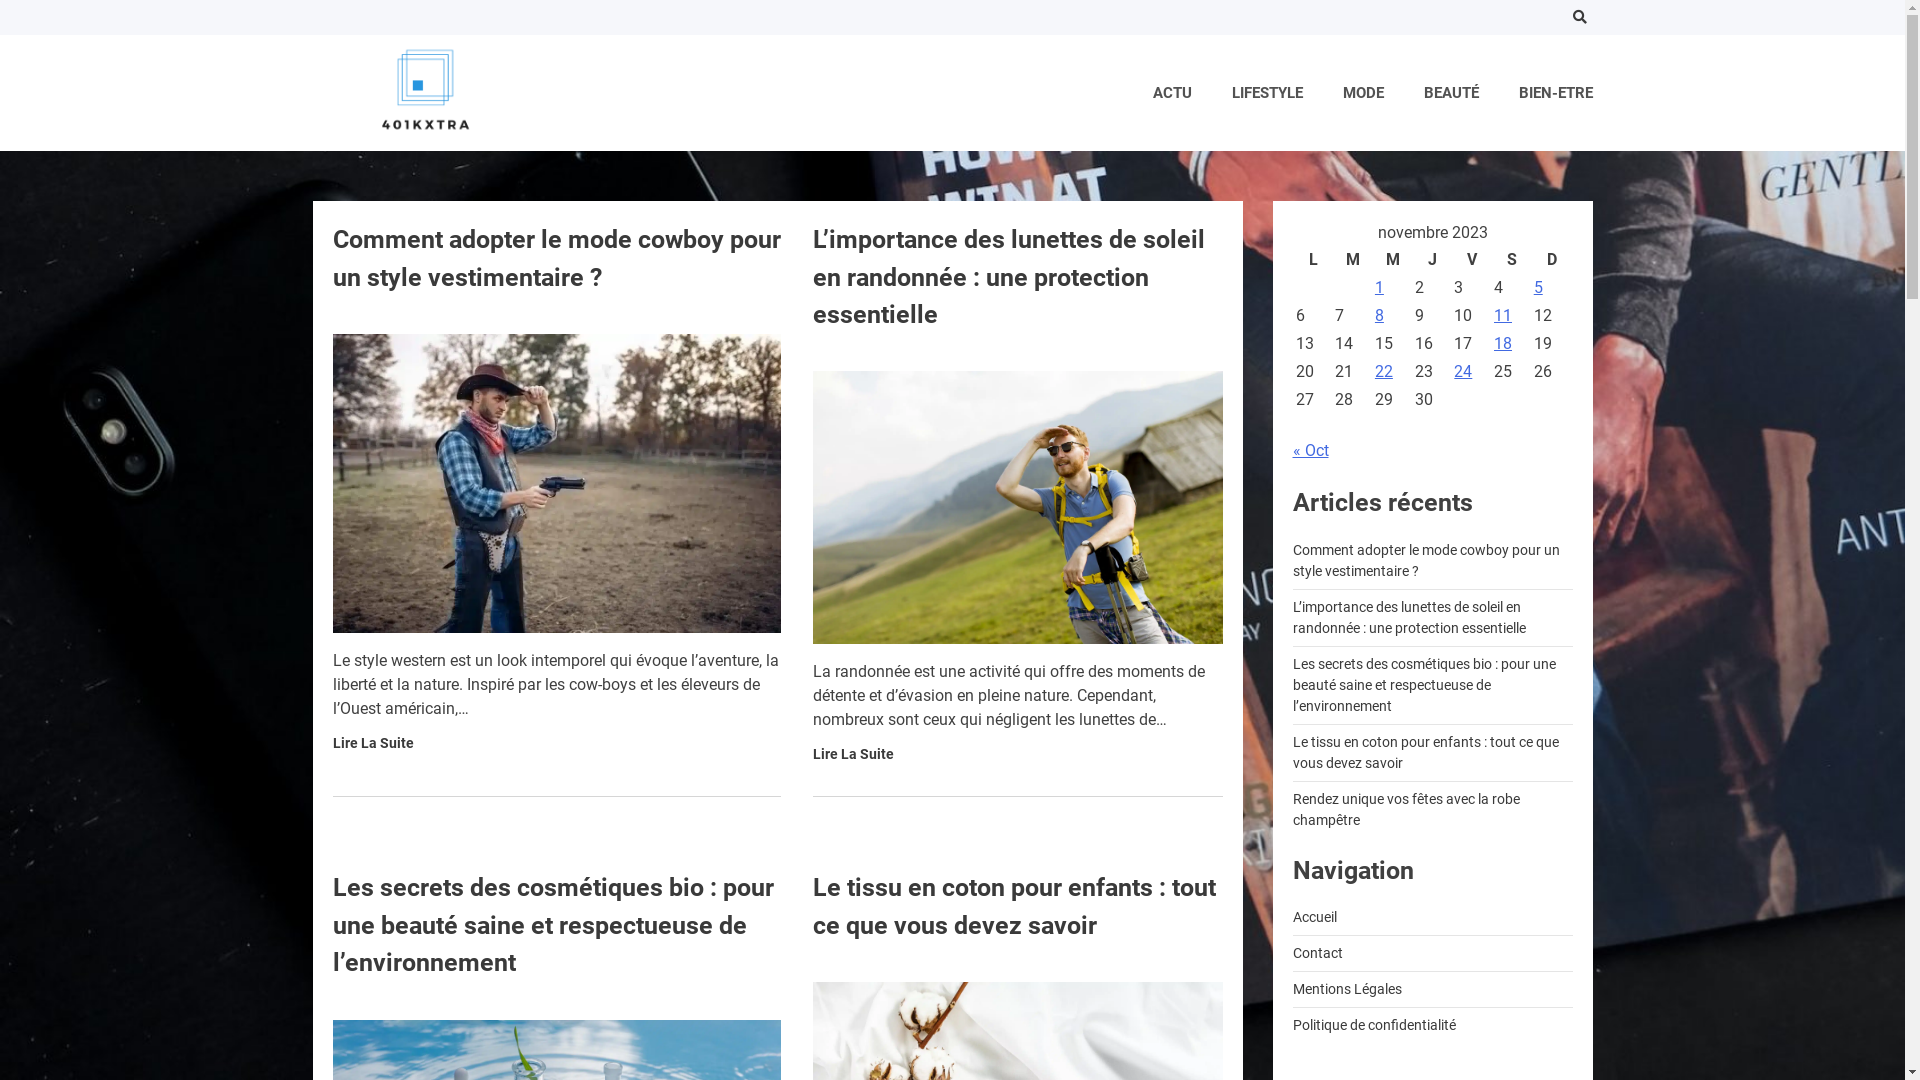  Describe the element at coordinates (1424, 560) in the screenshot. I see `'Comment adopter le mode cowboy pour un style vestimentaire ?'` at that location.